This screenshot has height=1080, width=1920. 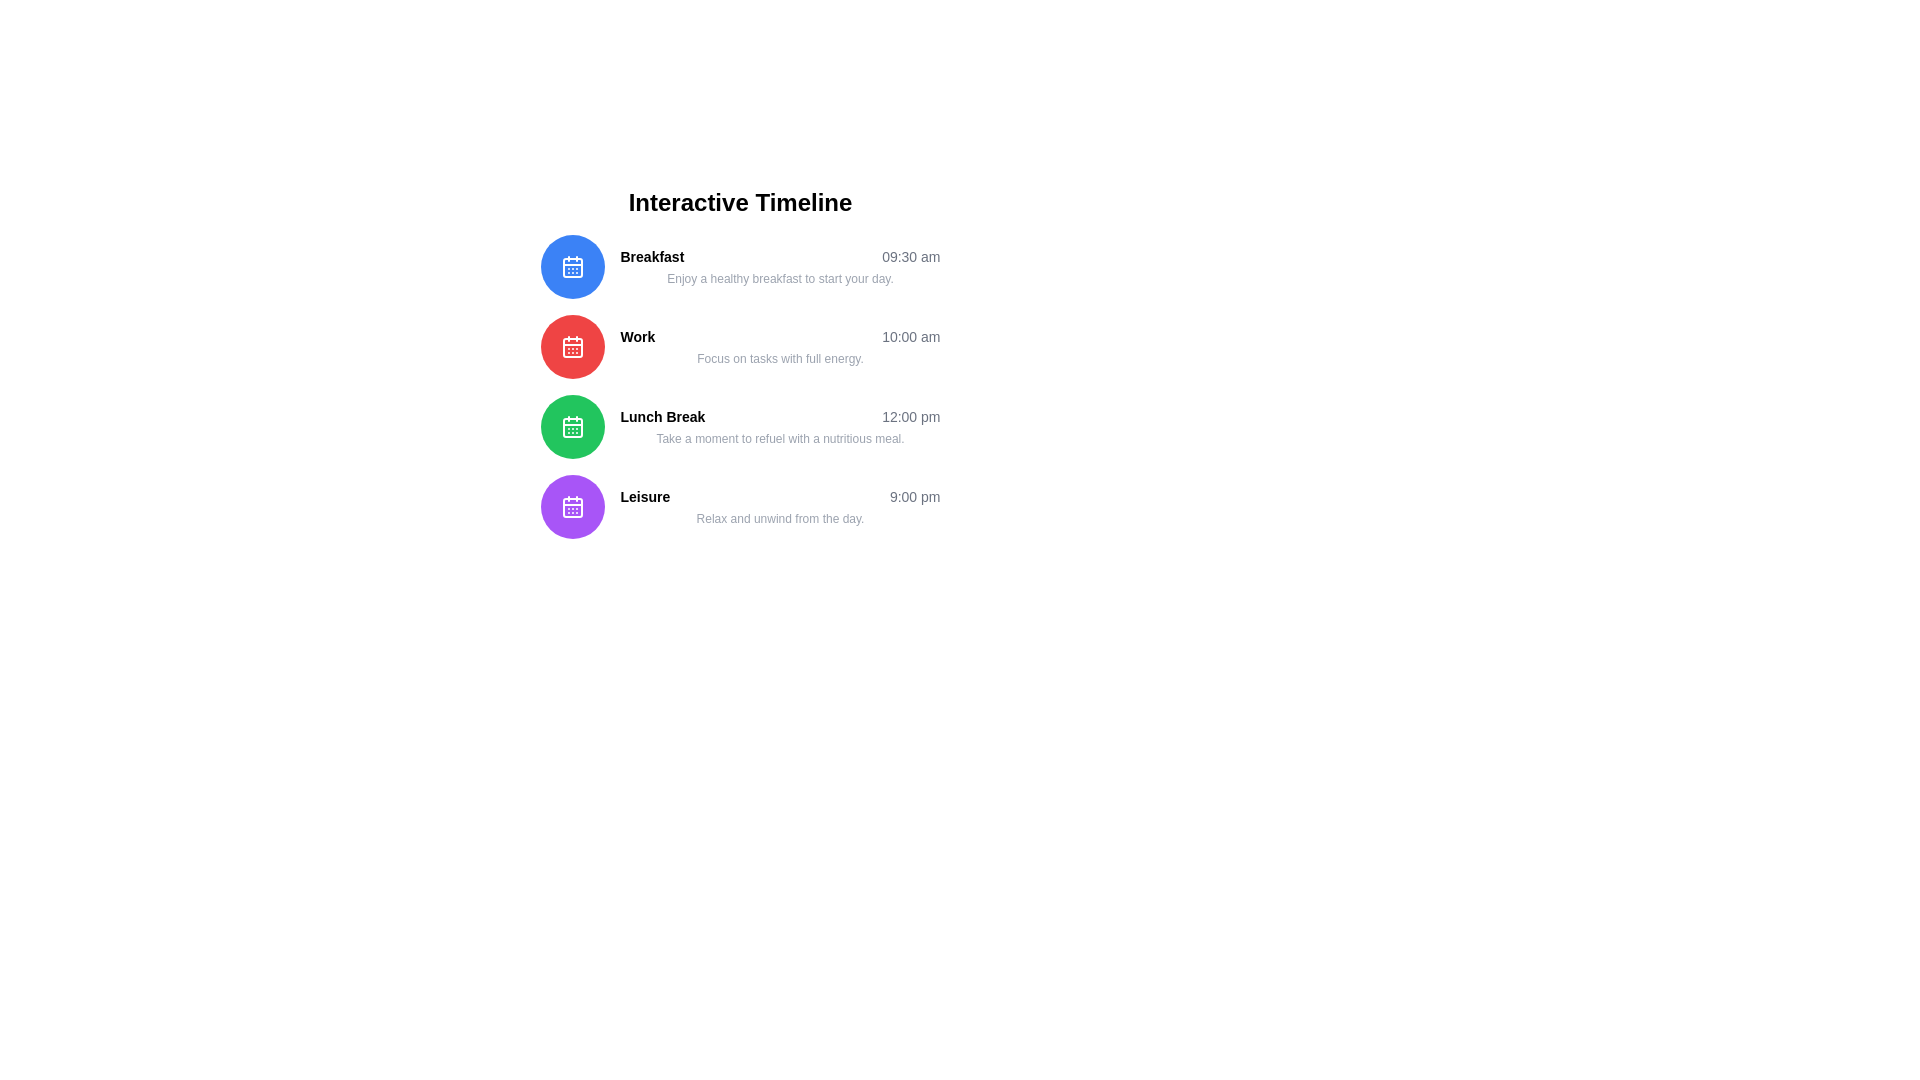 What do you see at coordinates (571, 265) in the screenshot?
I see `the date icon located in the topmost entry of the vertical timeline layout, which is inside a circular blue background to the left of the 'Breakfast' label` at bounding box center [571, 265].